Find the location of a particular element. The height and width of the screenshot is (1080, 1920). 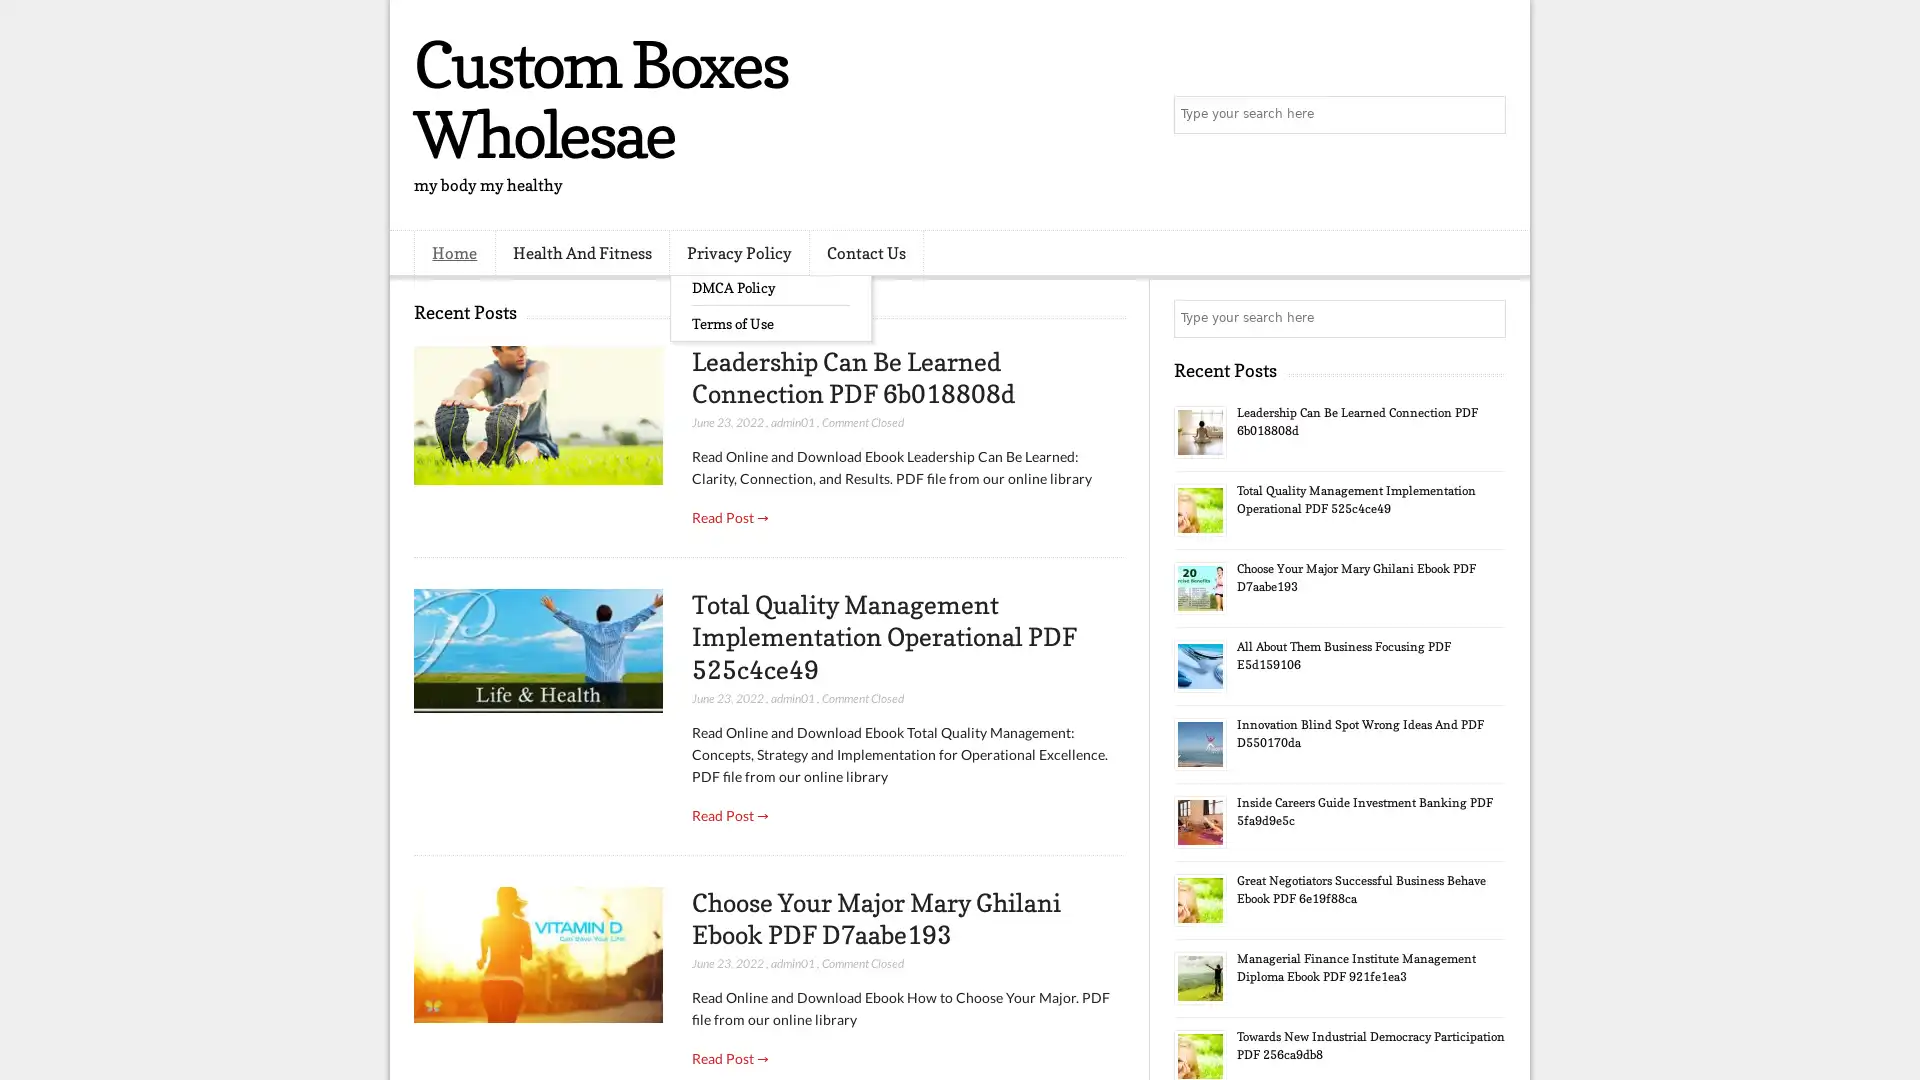

Search is located at coordinates (1485, 115).